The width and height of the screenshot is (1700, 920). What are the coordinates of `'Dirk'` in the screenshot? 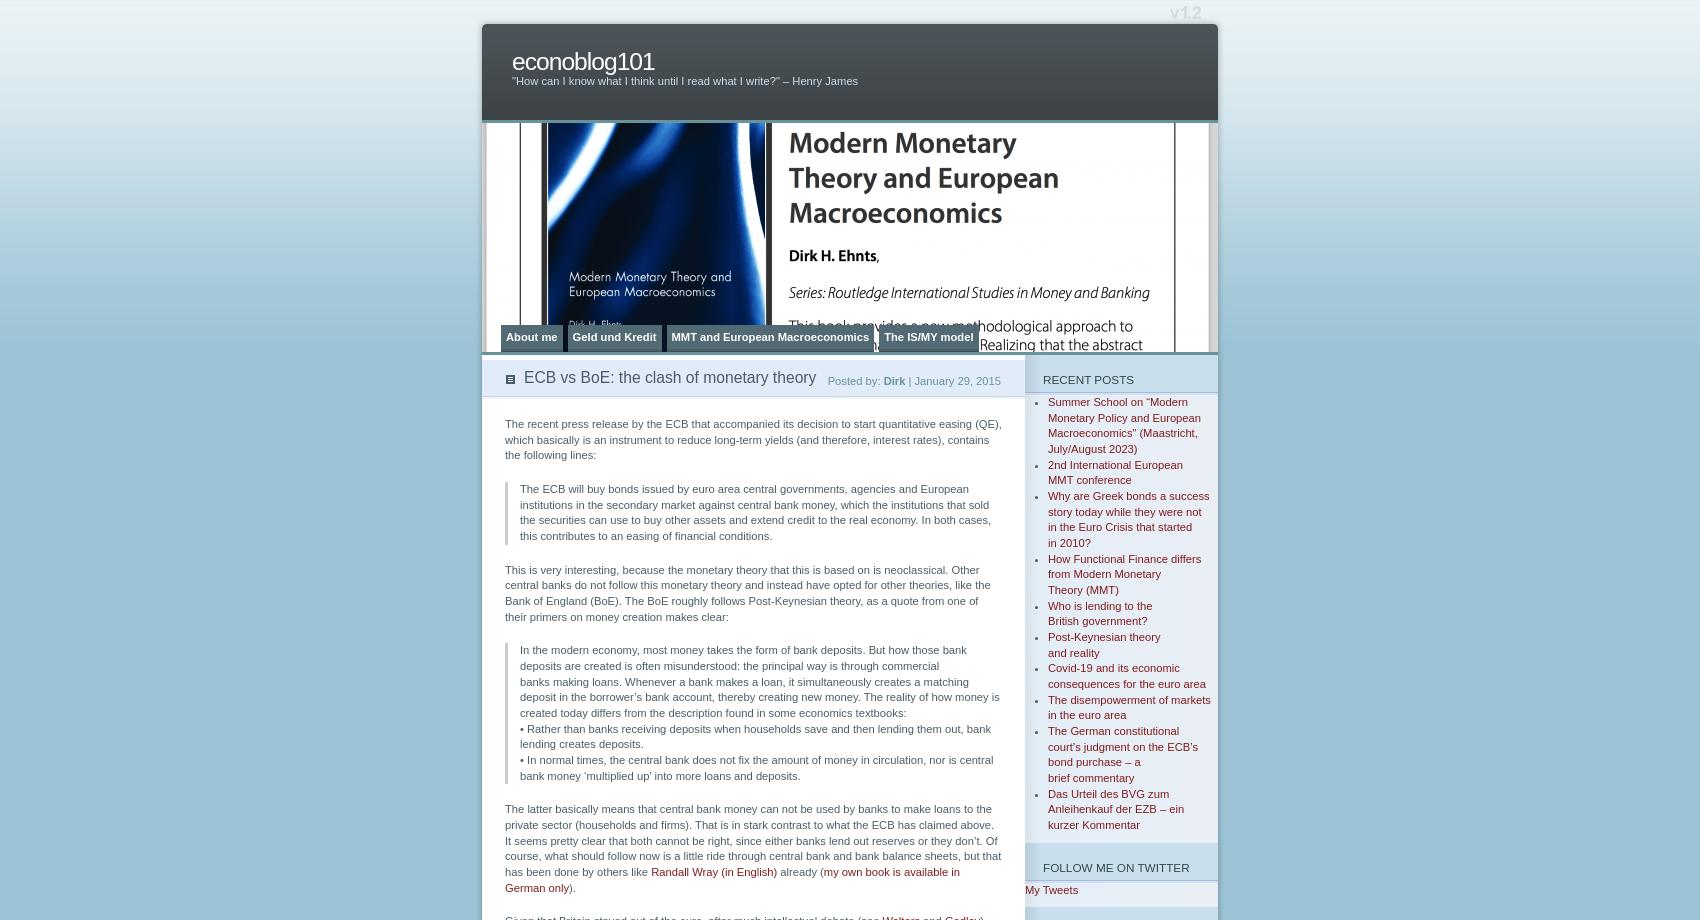 It's located at (894, 379).